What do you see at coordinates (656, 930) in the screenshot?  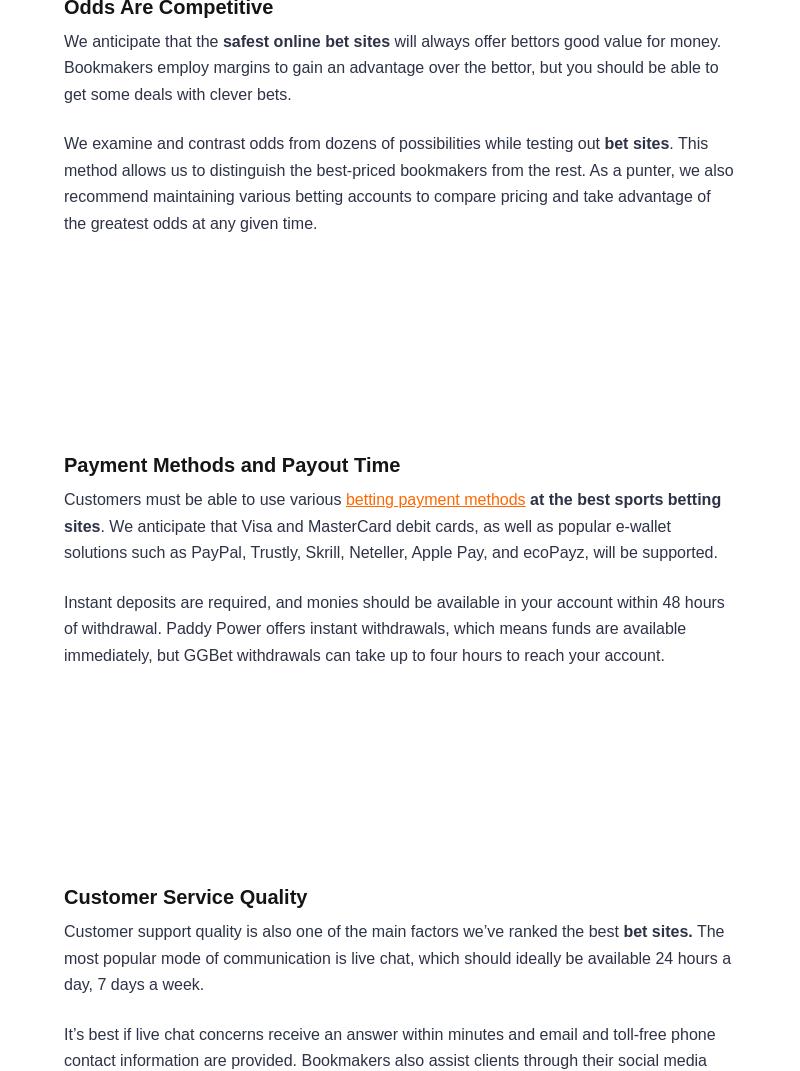 I see `'bet sites.'` at bounding box center [656, 930].